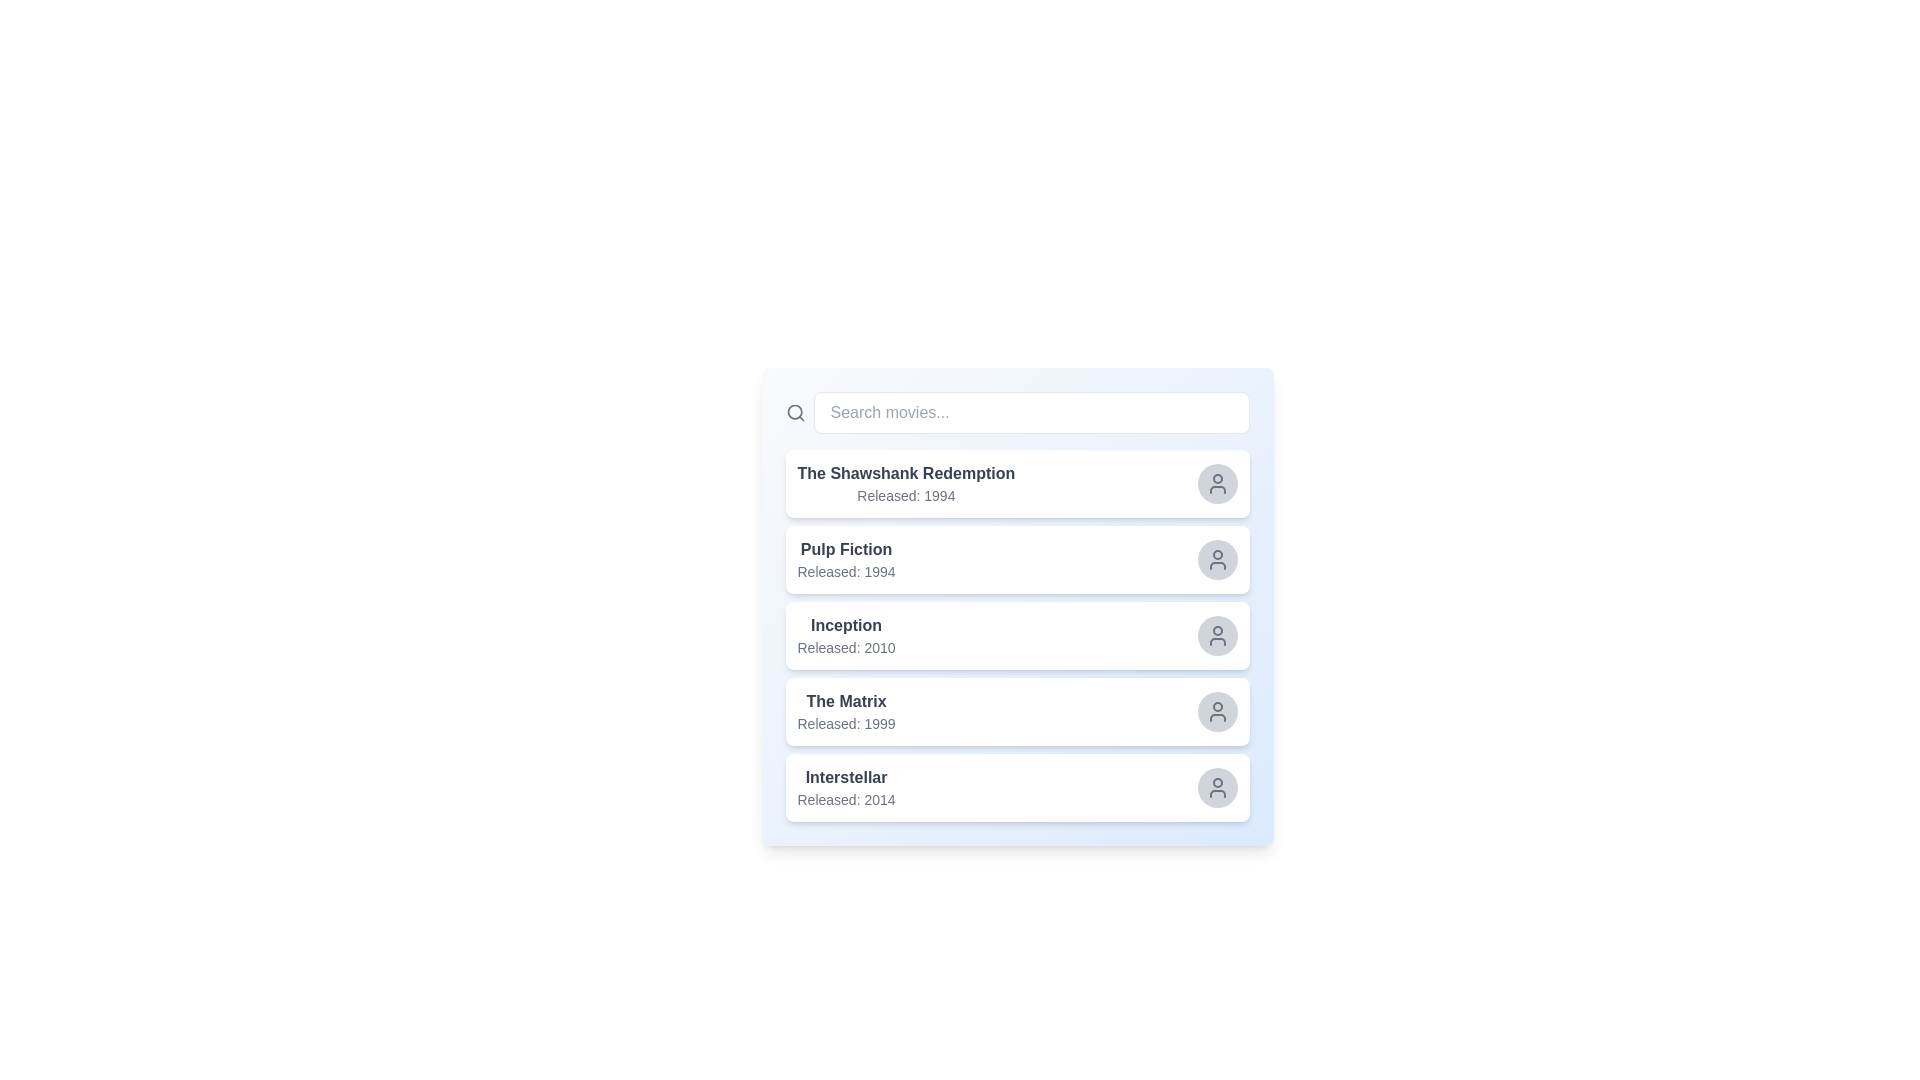  What do you see at coordinates (1017, 711) in the screenshot?
I see `the fourth movie title list item` at bounding box center [1017, 711].